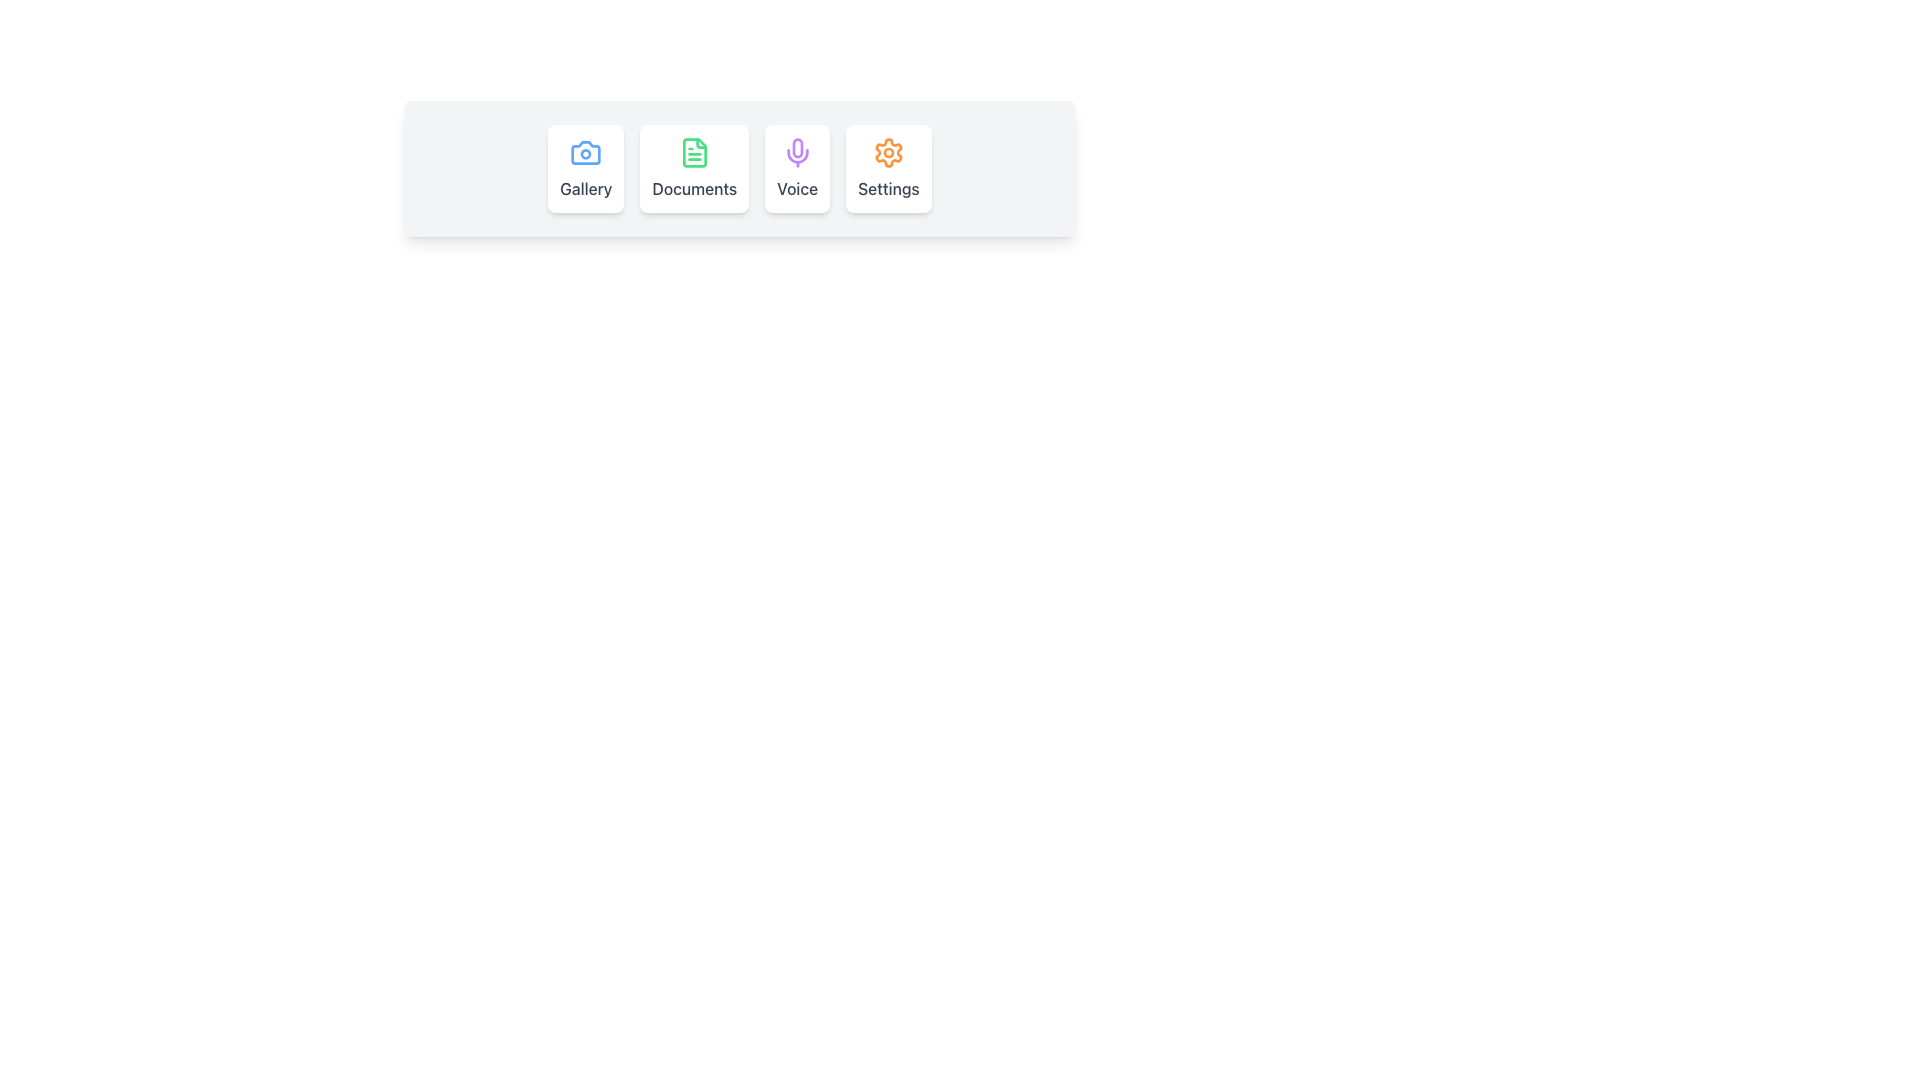 This screenshot has width=1920, height=1080. Describe the element at coordinates (694, 189) in the screenshot. I see `text of the label that indicates the title or identifier for the card related to 'Documents', located below the green document icon in the second card from the left` at that location.